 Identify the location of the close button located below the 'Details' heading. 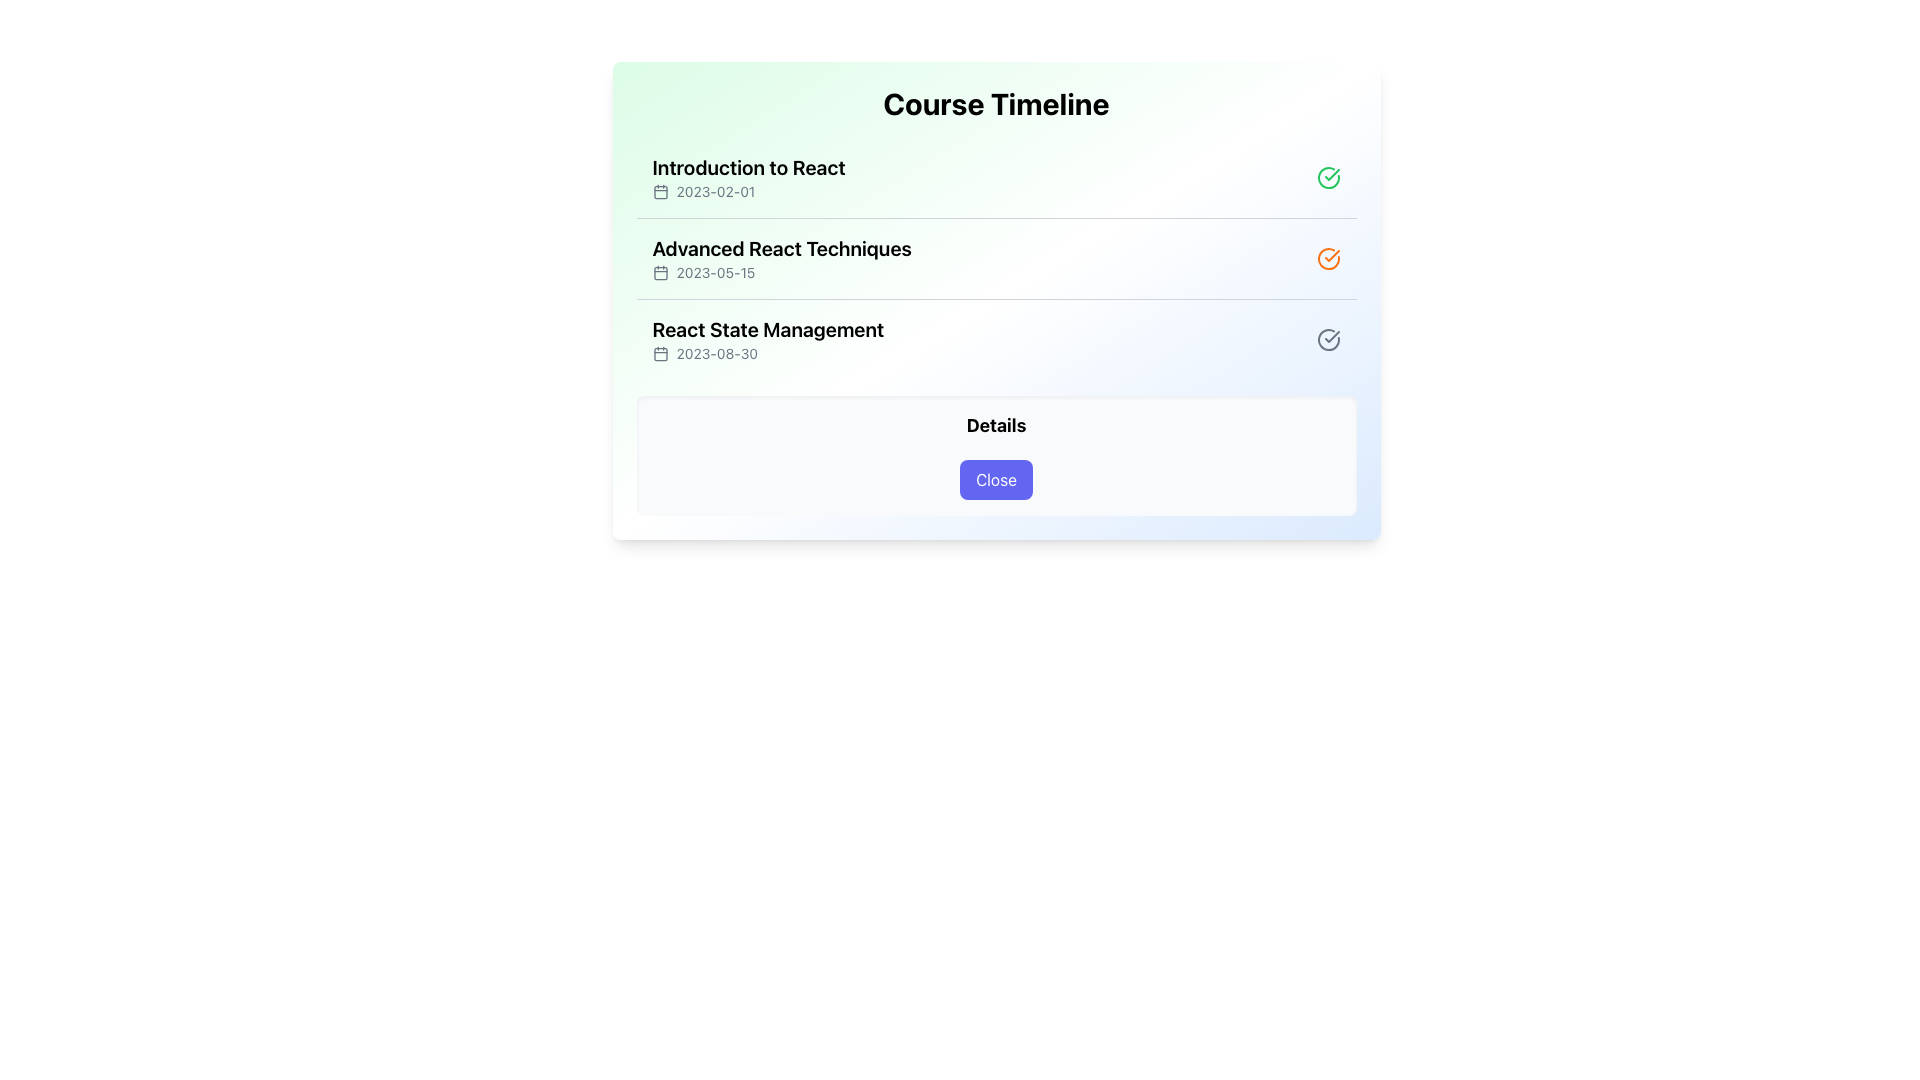
(996, 479).